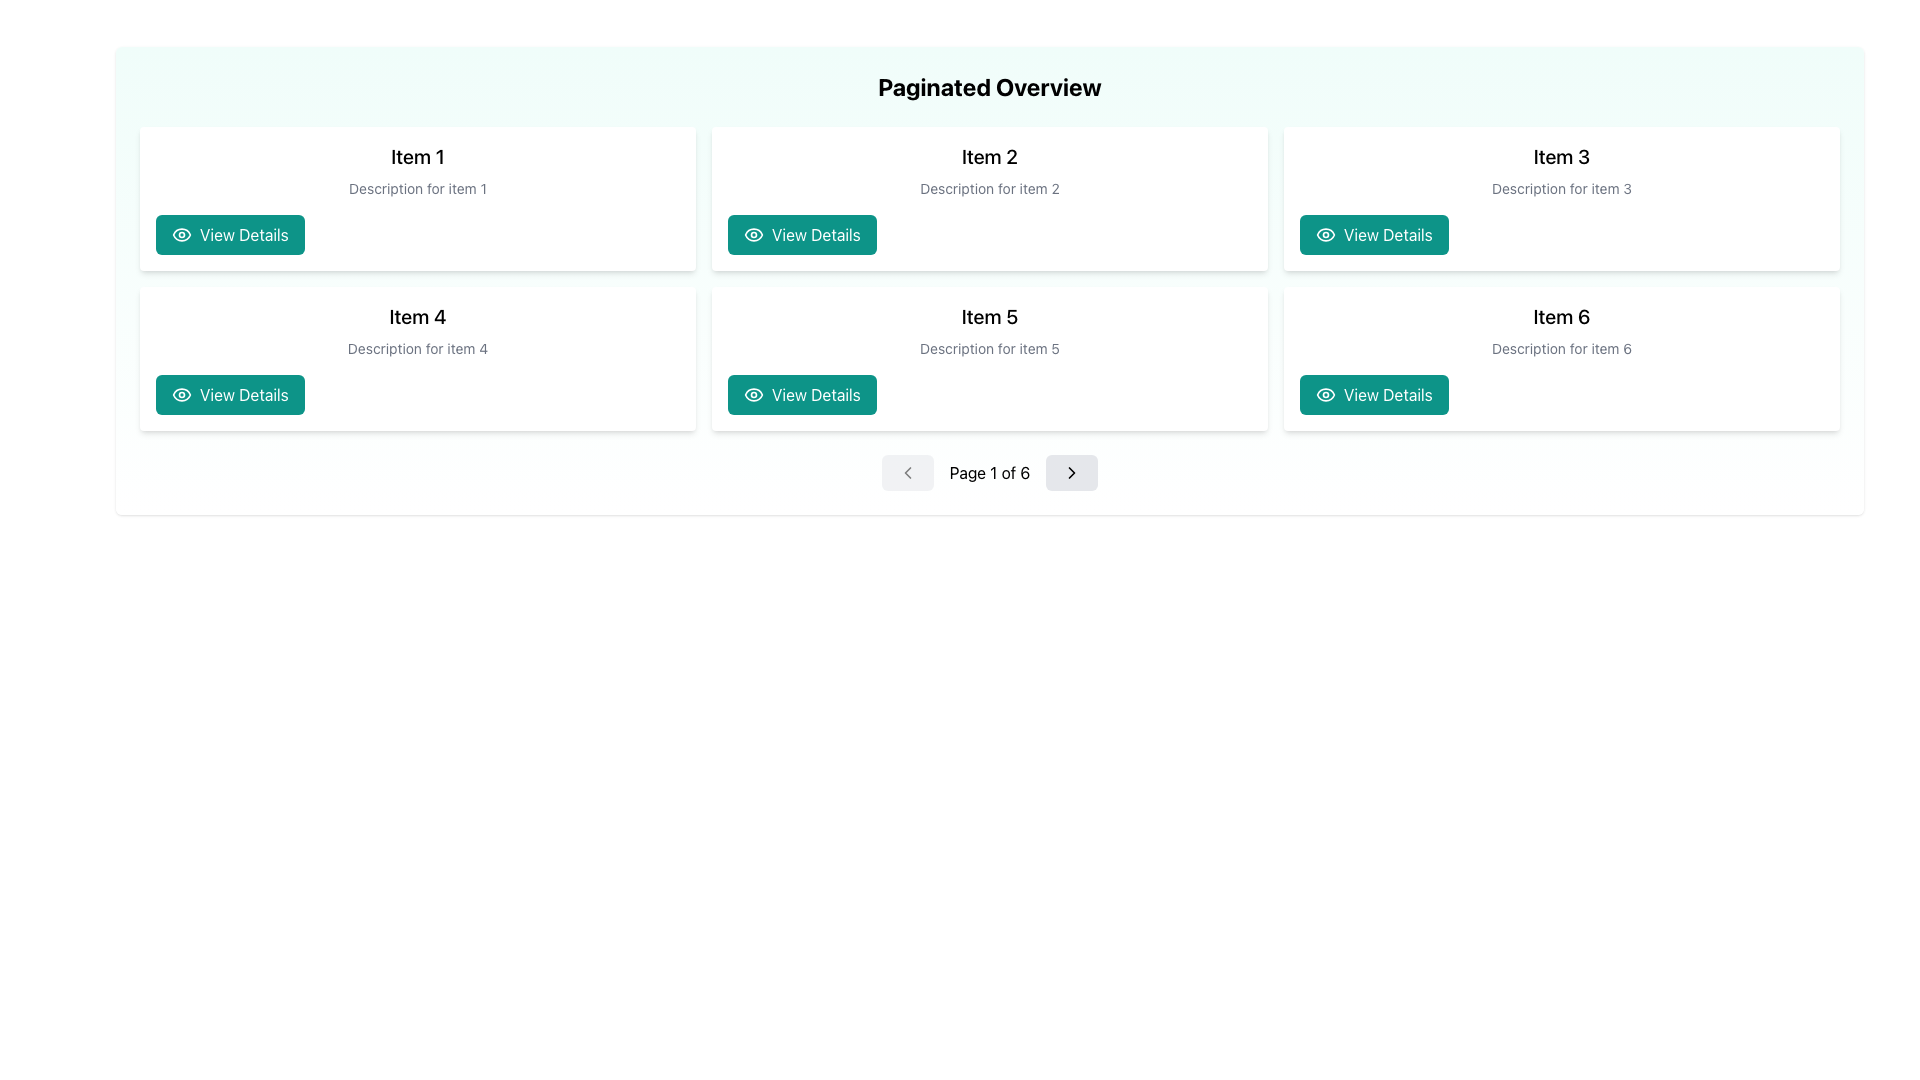 The width and height of the screenshot is (1920, 1080). What do you see at coordinates (182, 234) in the screenshot?
I see `the eye-icon located at the leftmost side of the 'View Details' button` at bounding box center [182, 234].